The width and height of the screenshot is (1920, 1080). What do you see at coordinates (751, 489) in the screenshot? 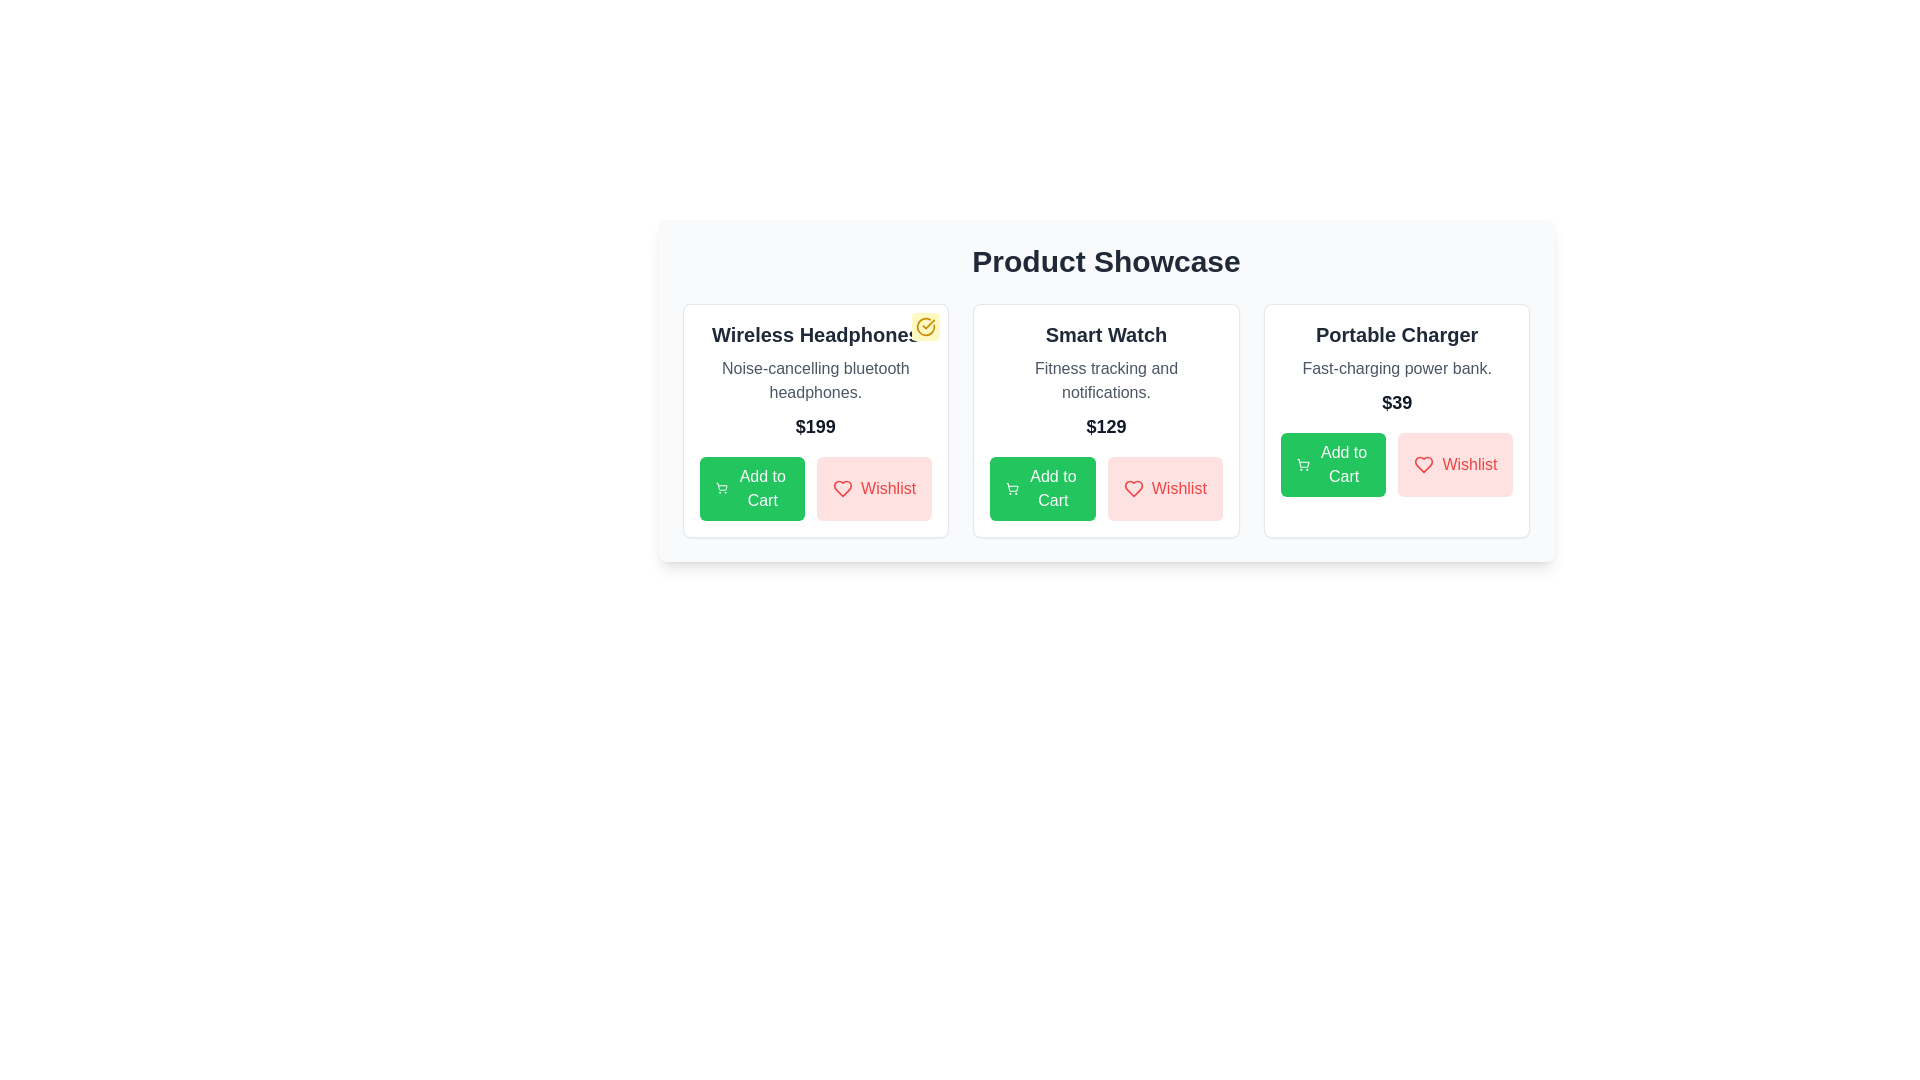
I see `the 'Add to Cart' button for the product identified by Wireless Headphones` at bounding box center [751, 489].